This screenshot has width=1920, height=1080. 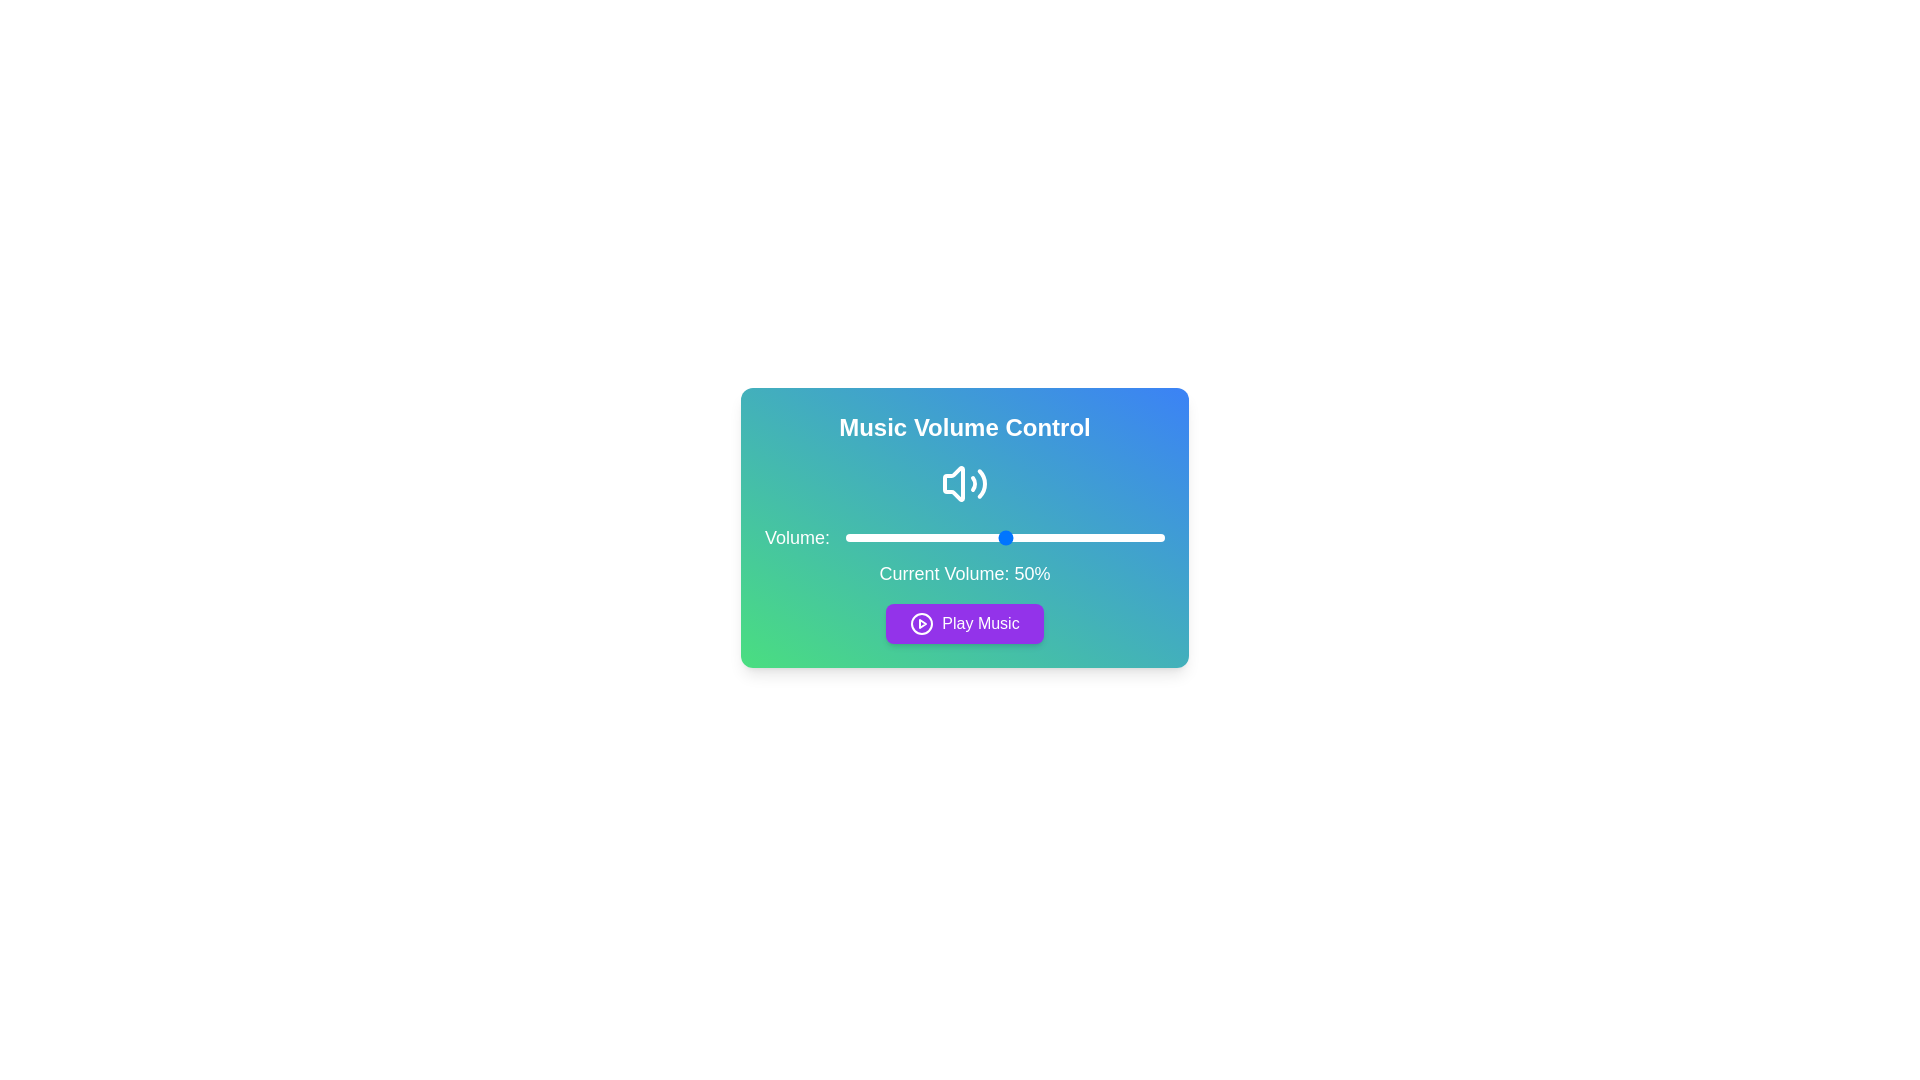 What do you see at coordinates (943, 536) in the screenshot?
I see `the volume slider to set the volume to 31%` at bounding box center [943, 536].